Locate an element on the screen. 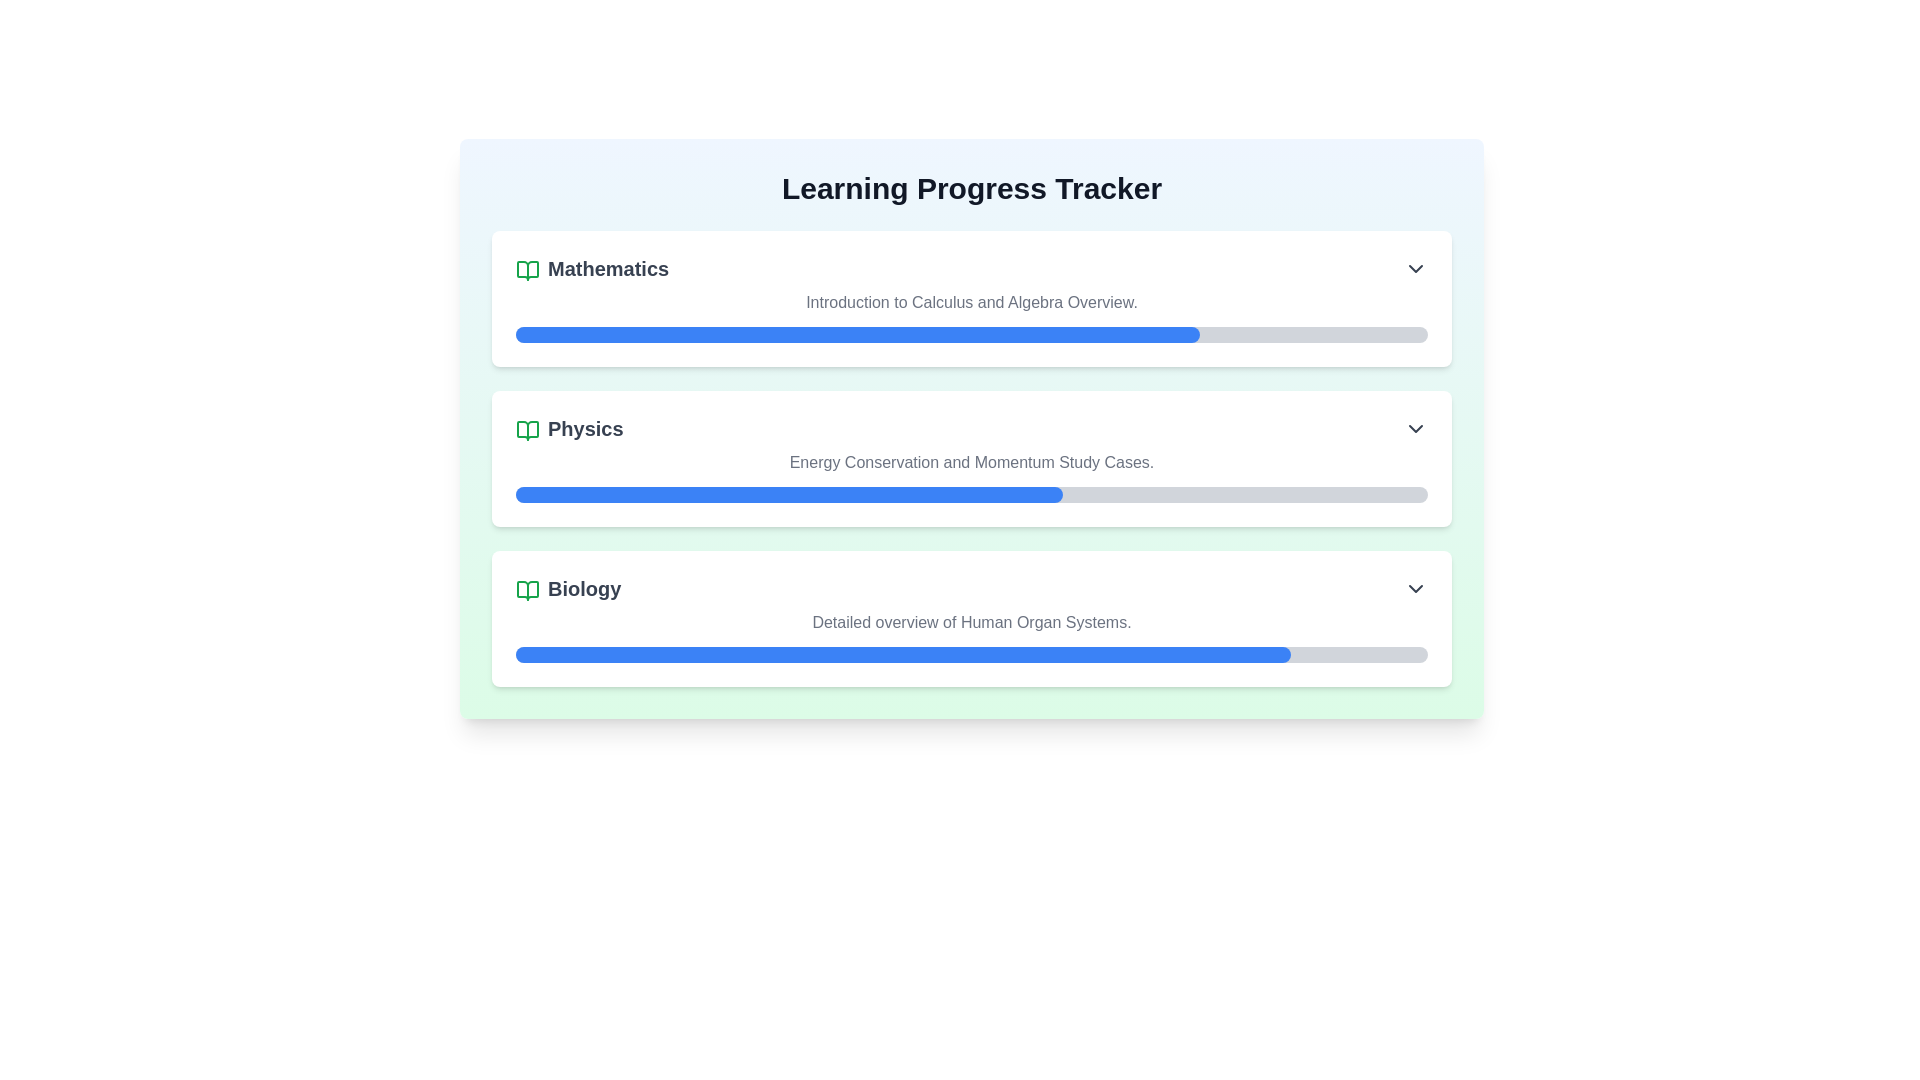 The image size is (1920, 1080). the text label component styled as a heading with the text 'Mathematics', which is bold and dark gray, located in the top section of the list-like layout, aligned horizontally with an open book icon is located at coordinates (591, 268).